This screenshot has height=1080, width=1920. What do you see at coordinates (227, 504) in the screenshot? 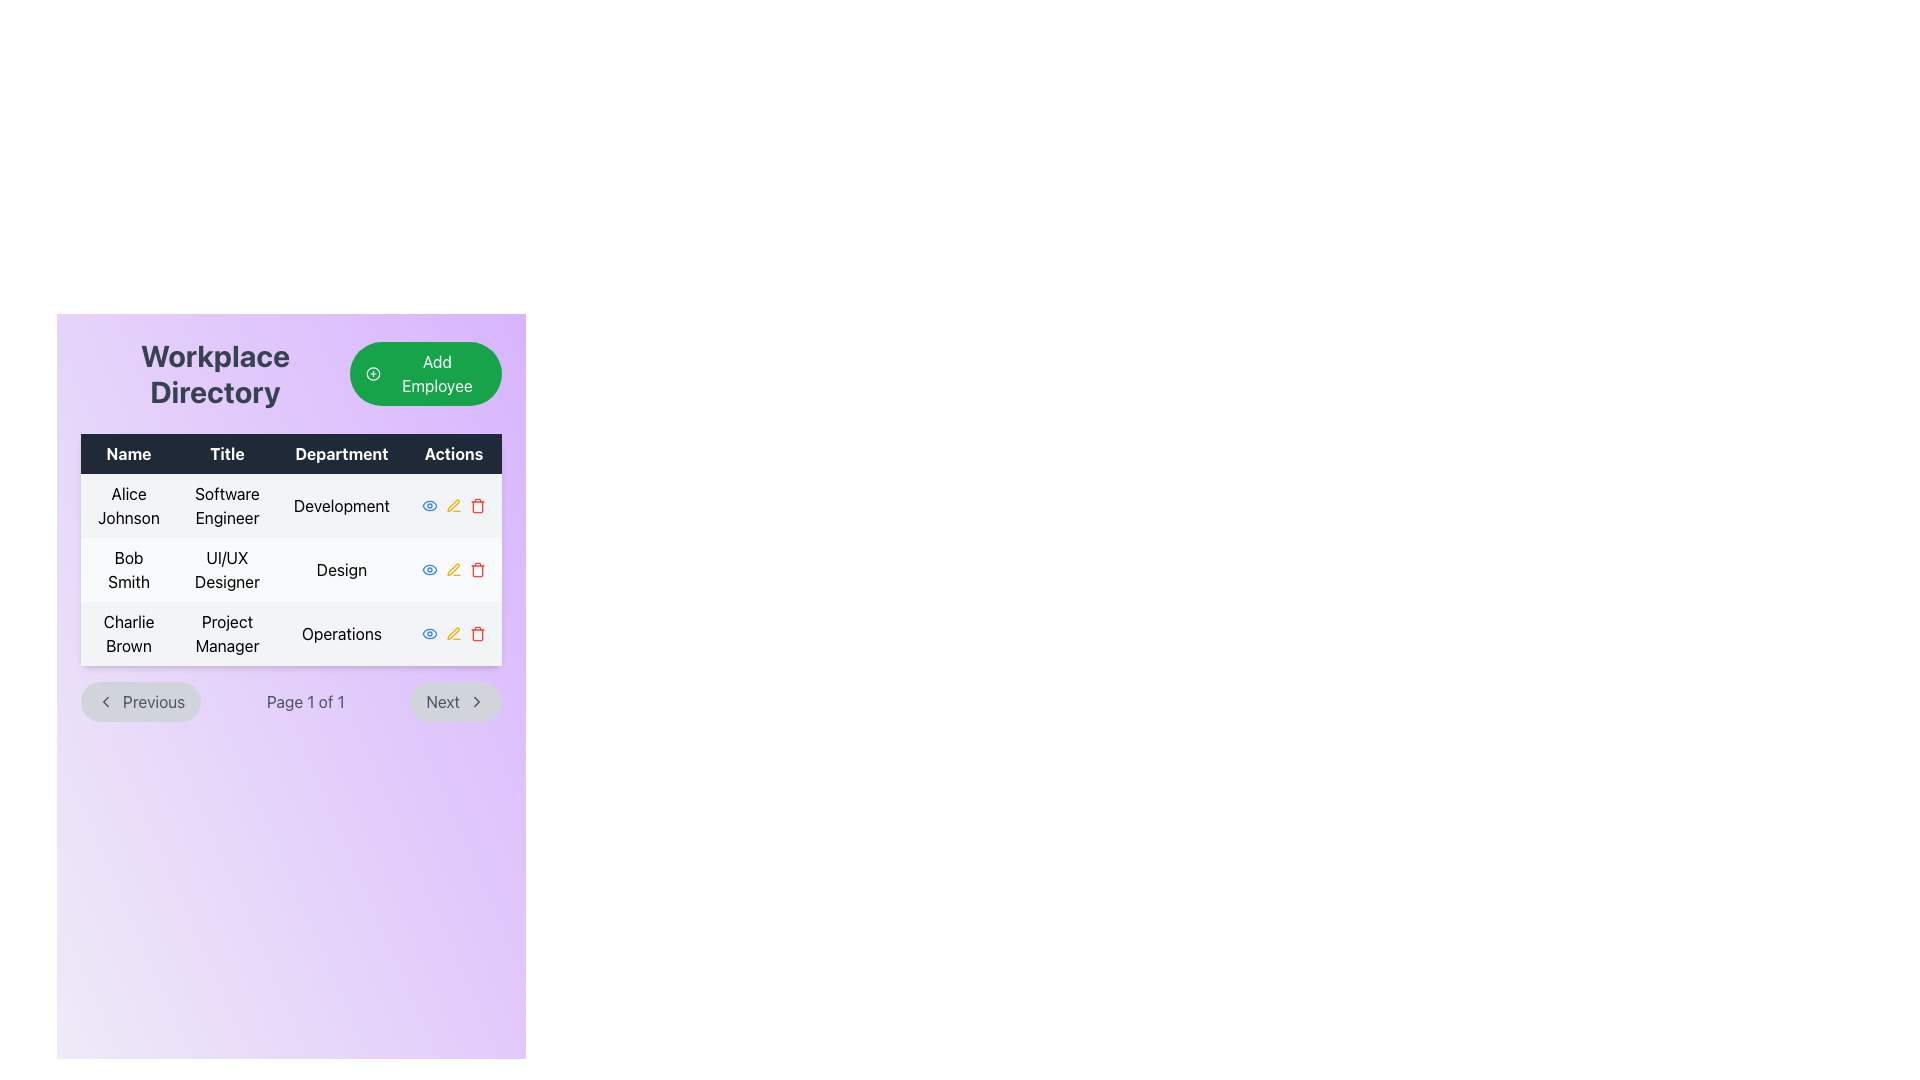
I see `the text label displaying 'Software Engineer' which is located in the 'Title' column under the row for 'Alice Johnson'` at bounding box center [227, 504].